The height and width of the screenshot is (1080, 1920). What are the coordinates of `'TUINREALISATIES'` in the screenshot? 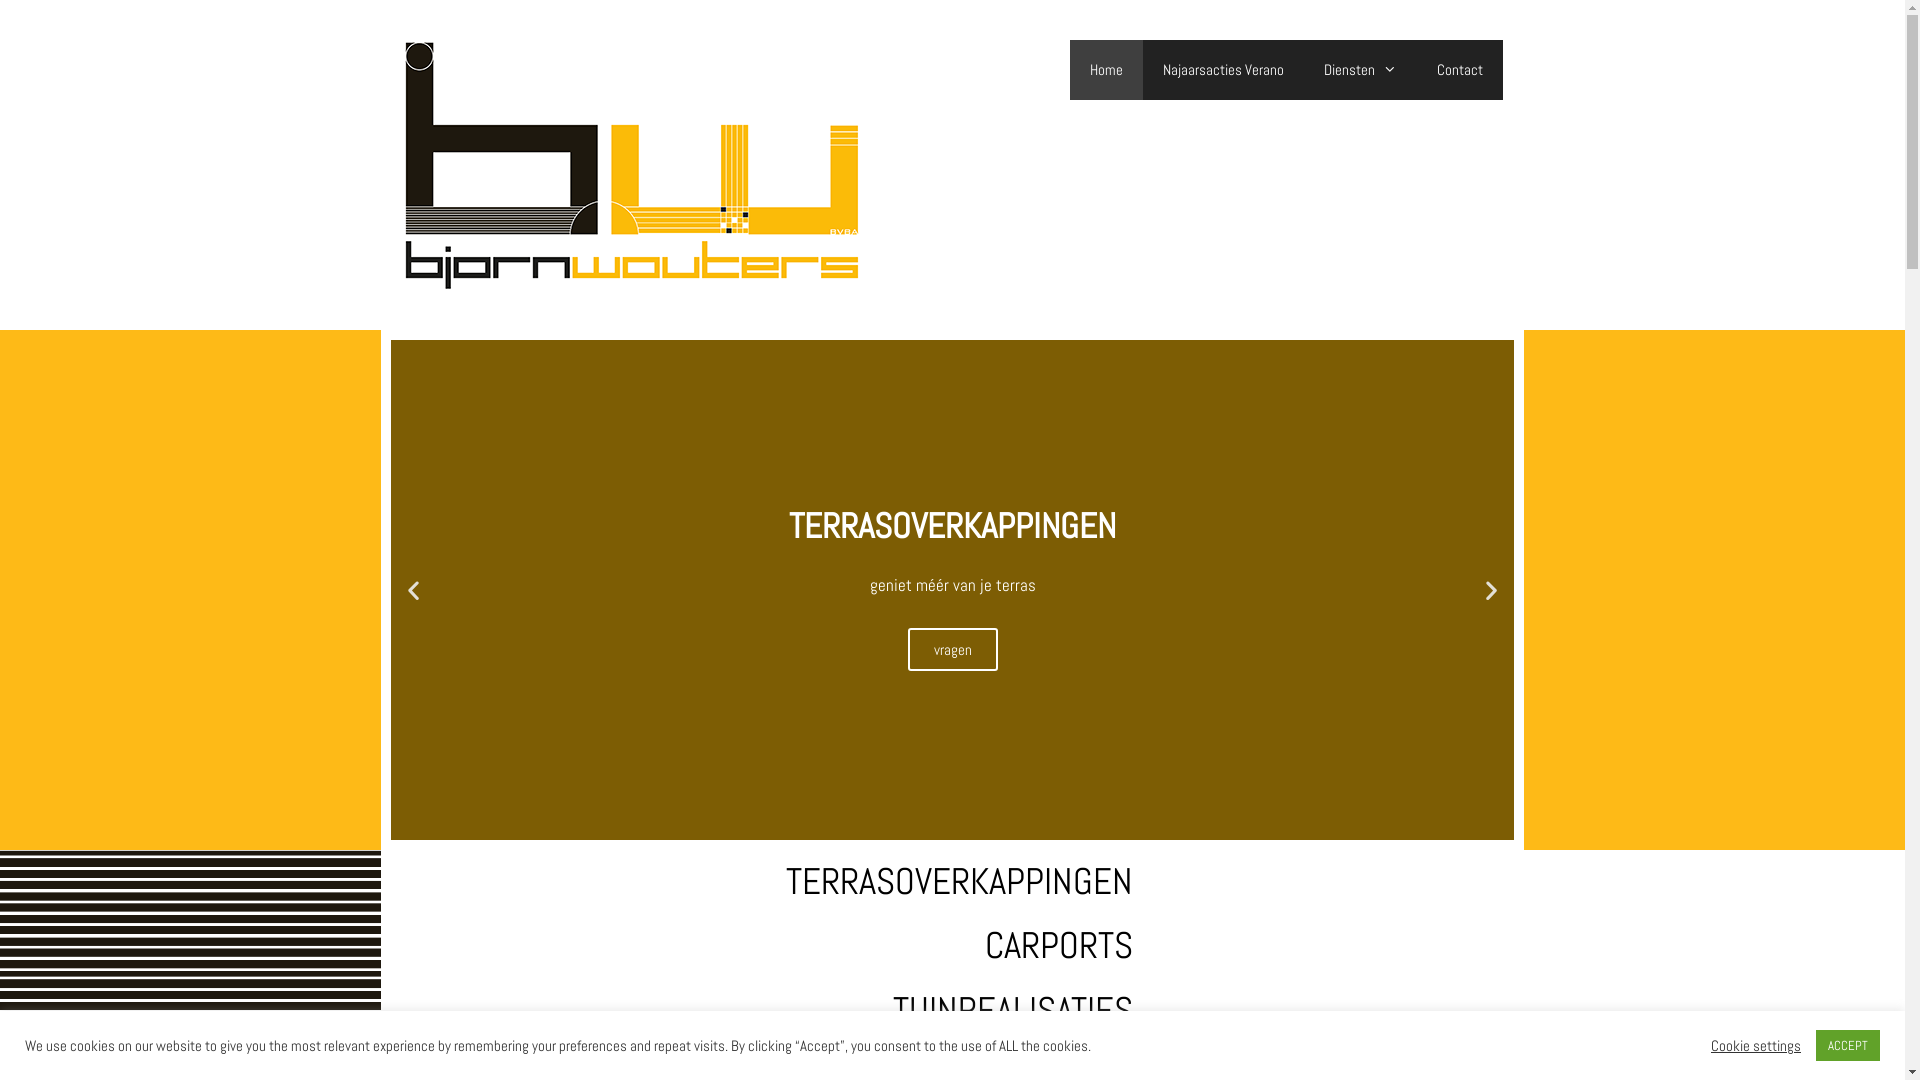 It's located at (1012, 1010).